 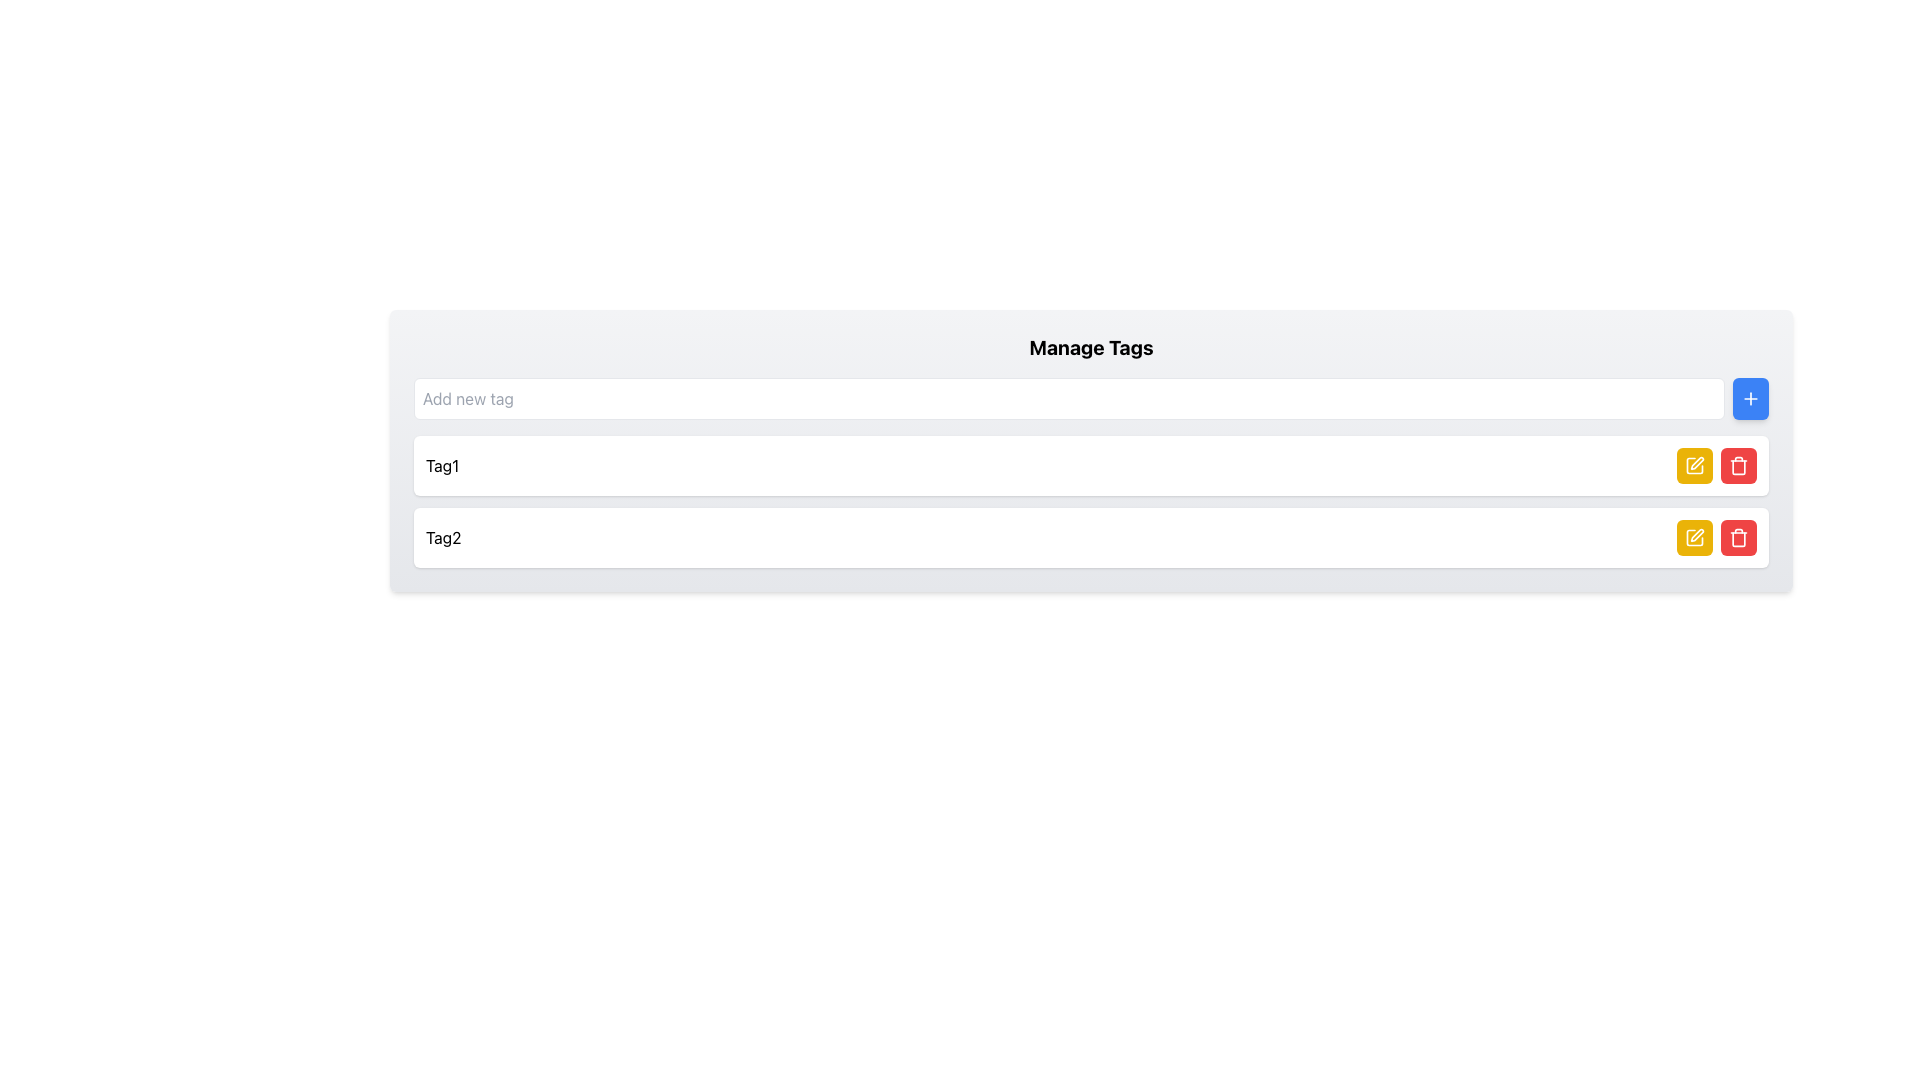 I want to click on the red trash button located at the rightmost position of the second row of buttons to initiate deletion, so click(x=1737, y=536).